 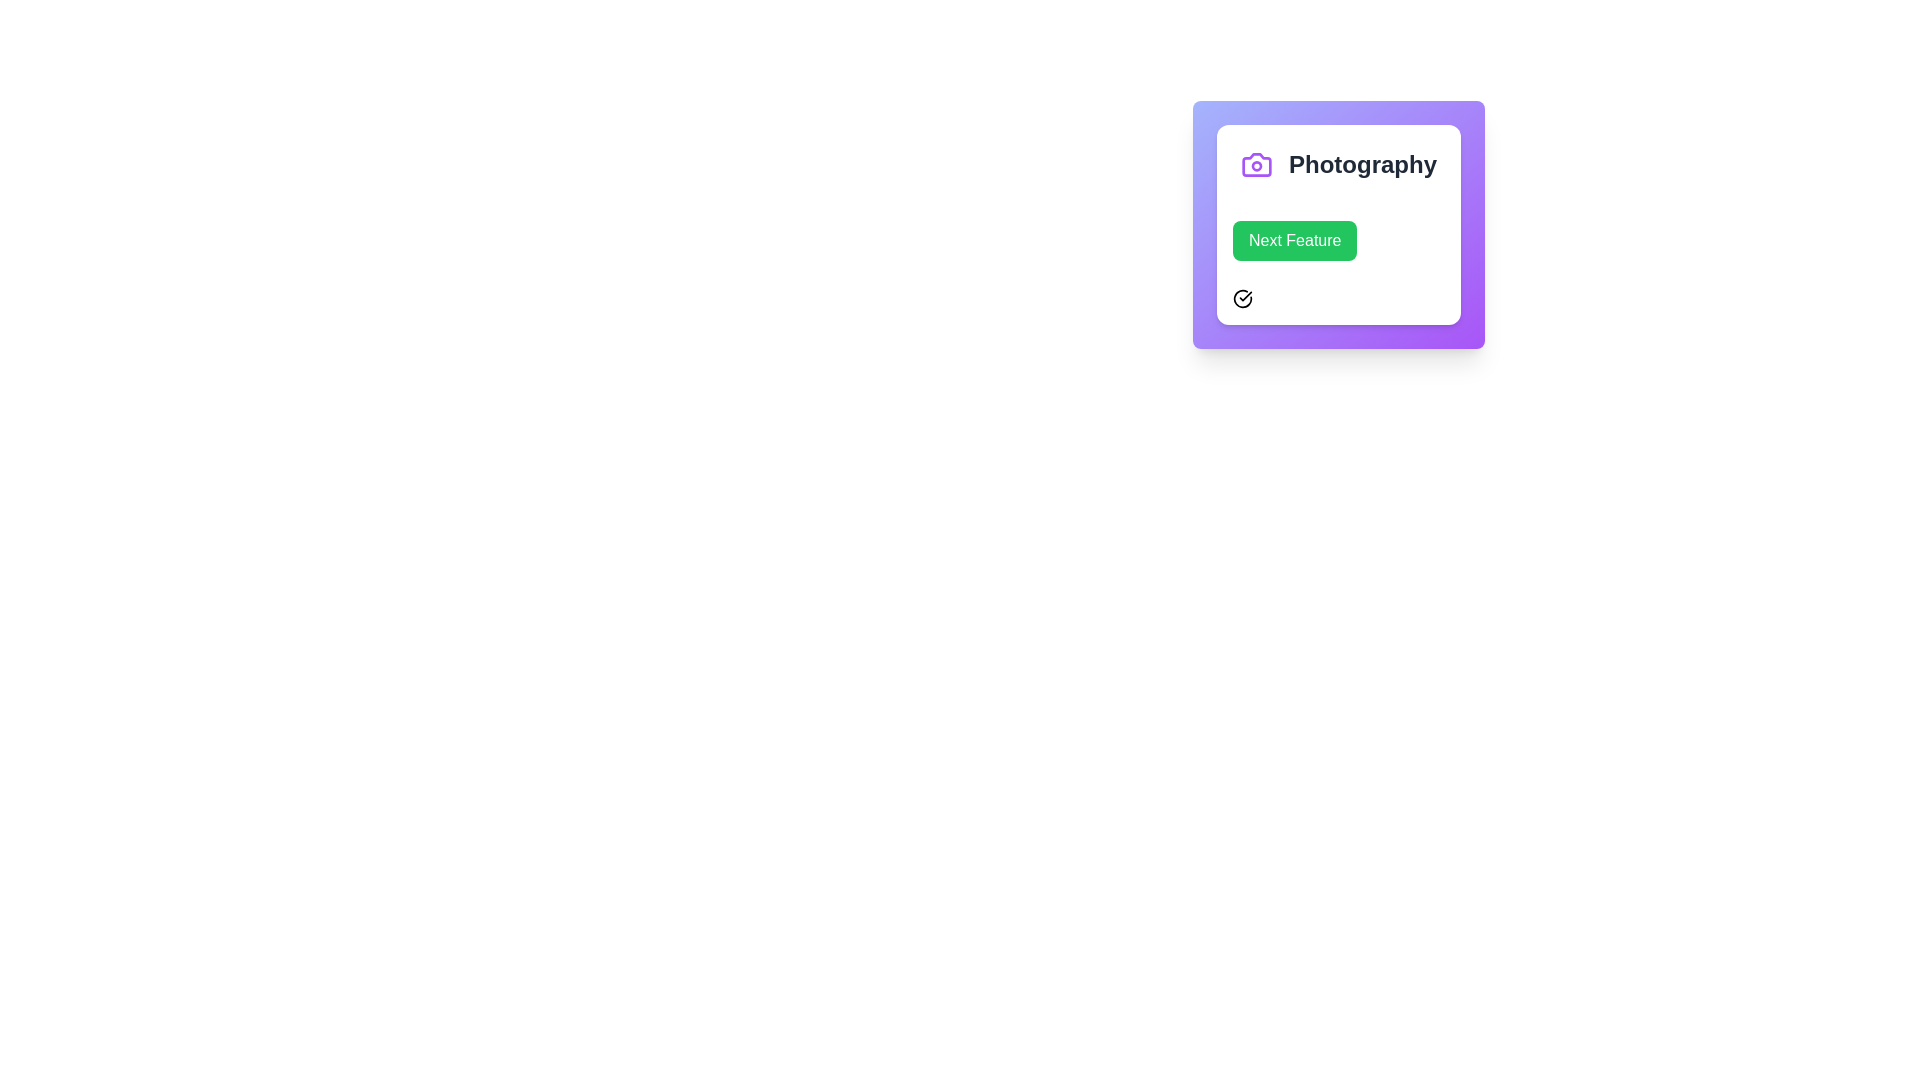 What do you see at coordinates (1339, 224) in the screenshot?
I see `the button with a purple border that serves as a clickable element to navigate to the next feature` at bounding box center [1339, 224].